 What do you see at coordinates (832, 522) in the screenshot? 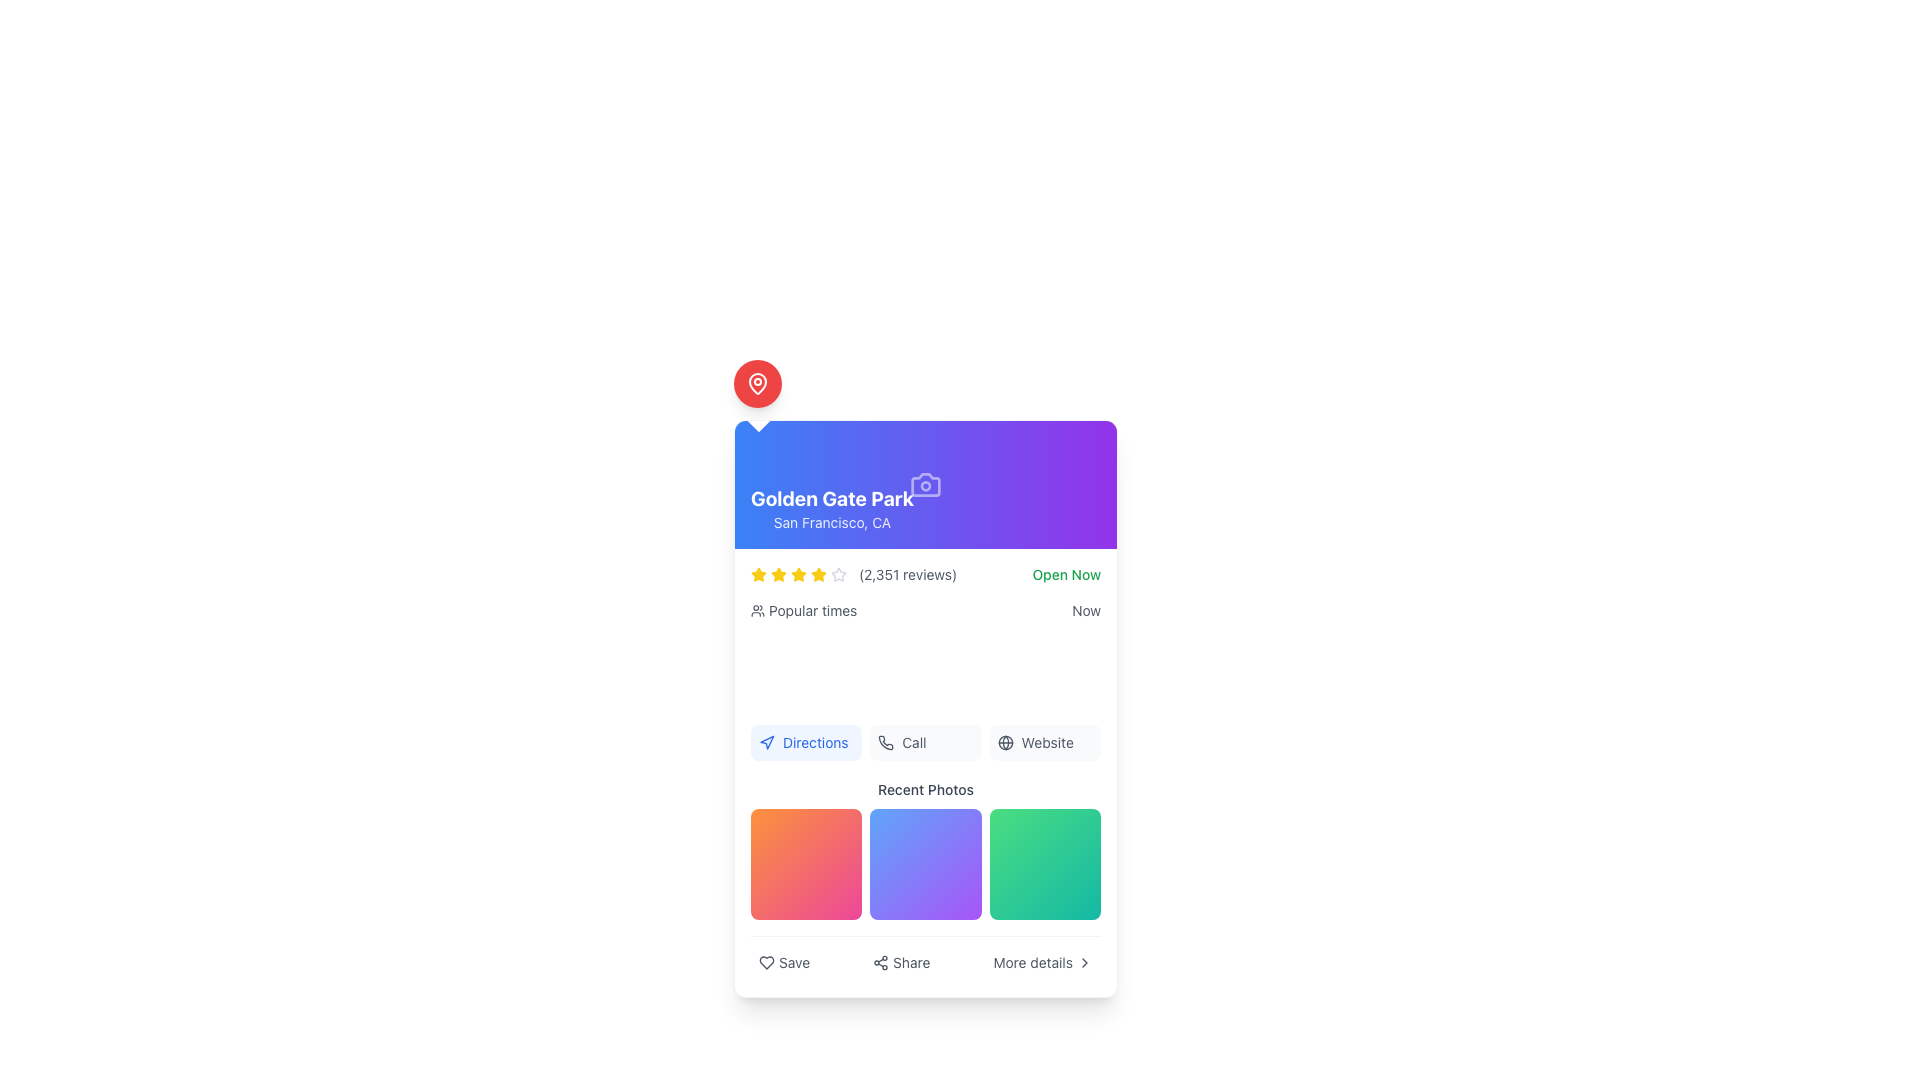
I see `the second text label located below the 'Golden Gate Park' title in the card interface` at bounding box center [832, 522].